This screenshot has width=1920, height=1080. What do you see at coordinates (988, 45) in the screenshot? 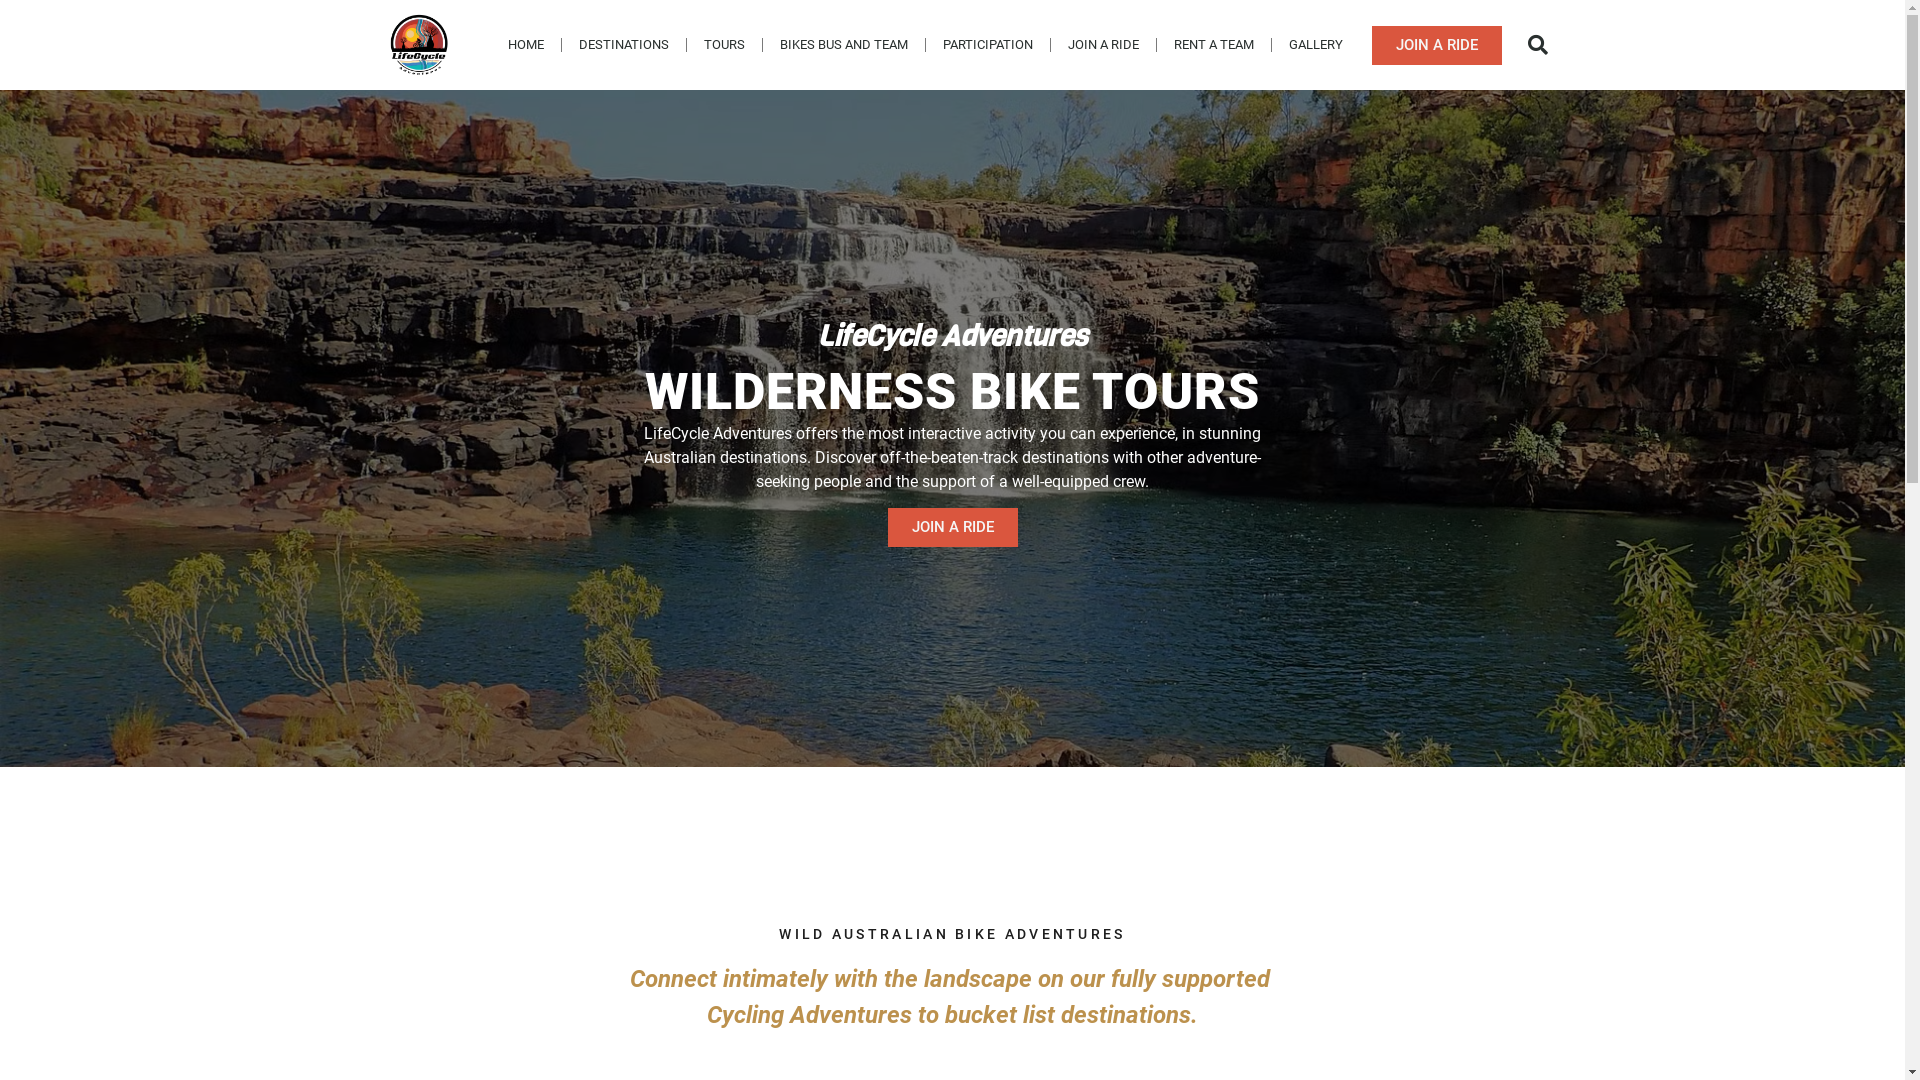
I see `'PARTICIPATION'` at bounding box center [988, 45].